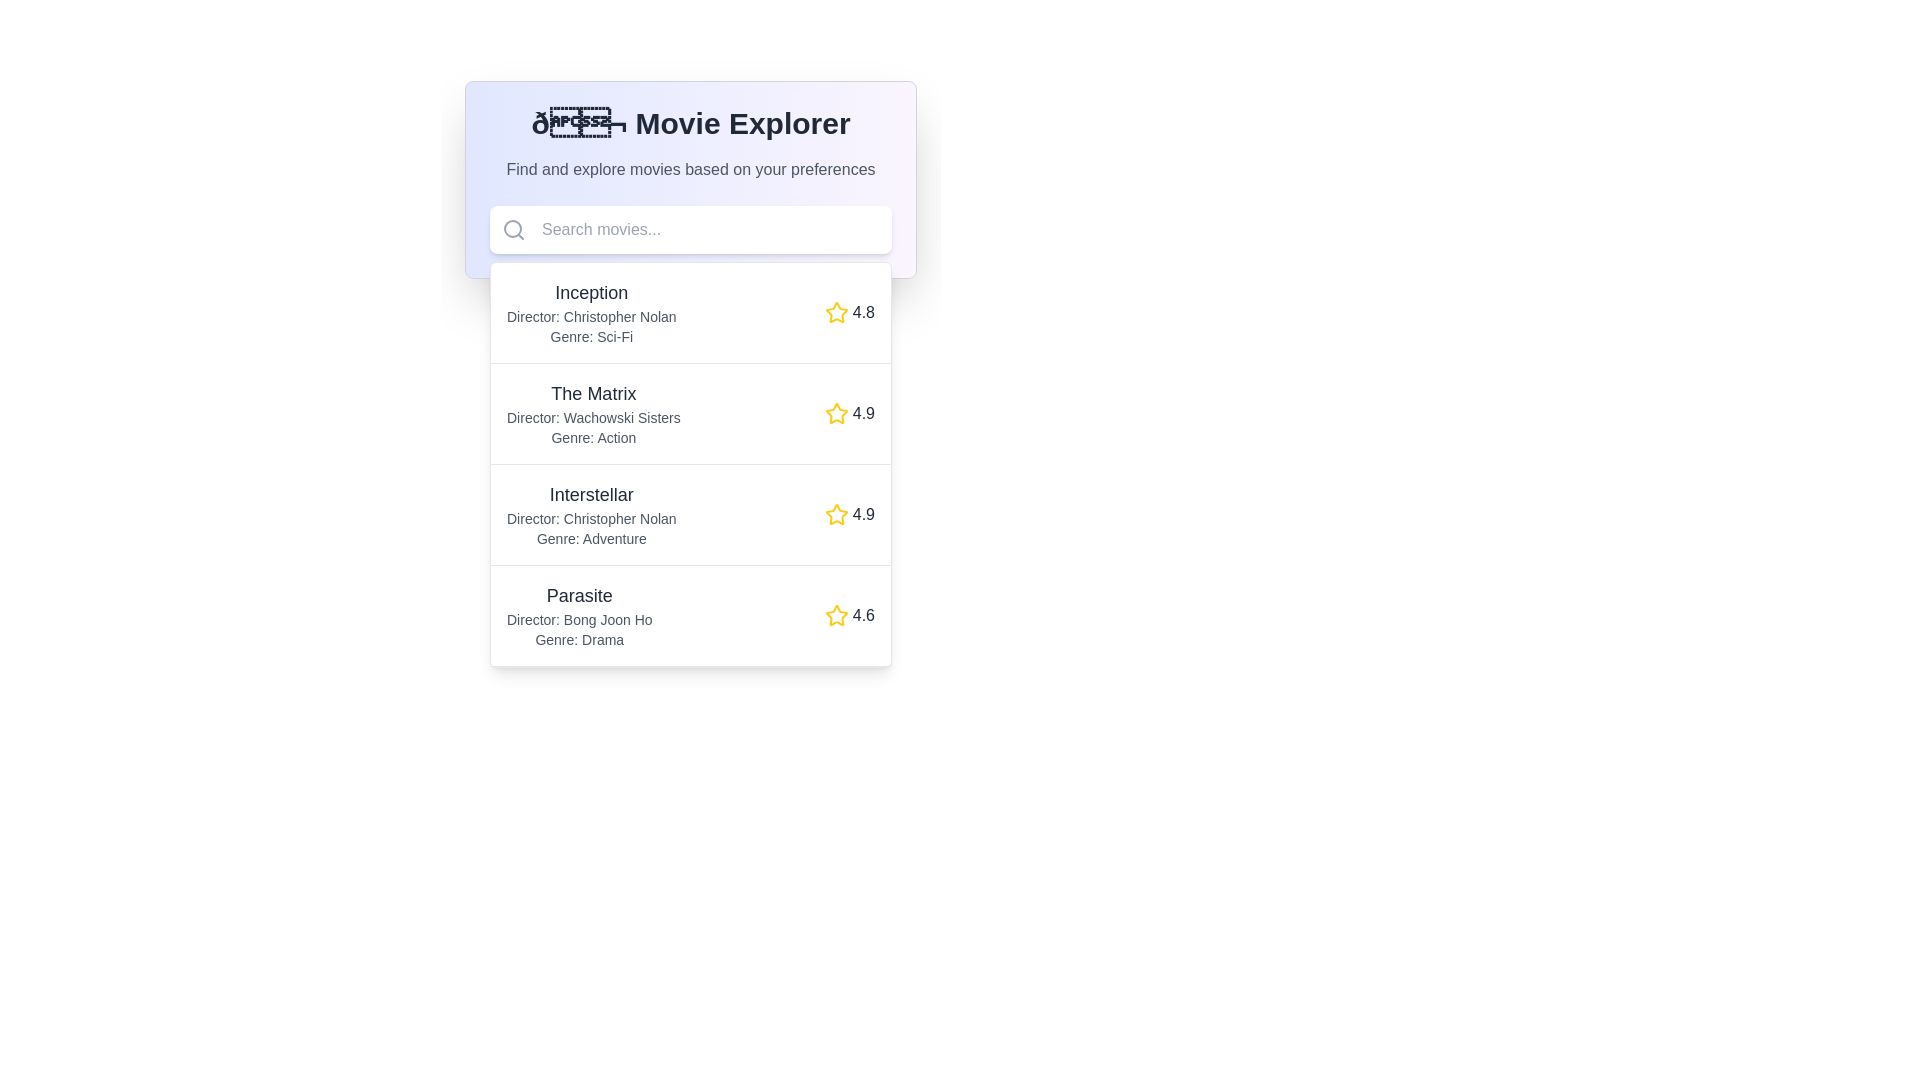  I want to click on the star icon representing a rating of '4.6' located in the fourth row of the list for reference, so click(836, 615).